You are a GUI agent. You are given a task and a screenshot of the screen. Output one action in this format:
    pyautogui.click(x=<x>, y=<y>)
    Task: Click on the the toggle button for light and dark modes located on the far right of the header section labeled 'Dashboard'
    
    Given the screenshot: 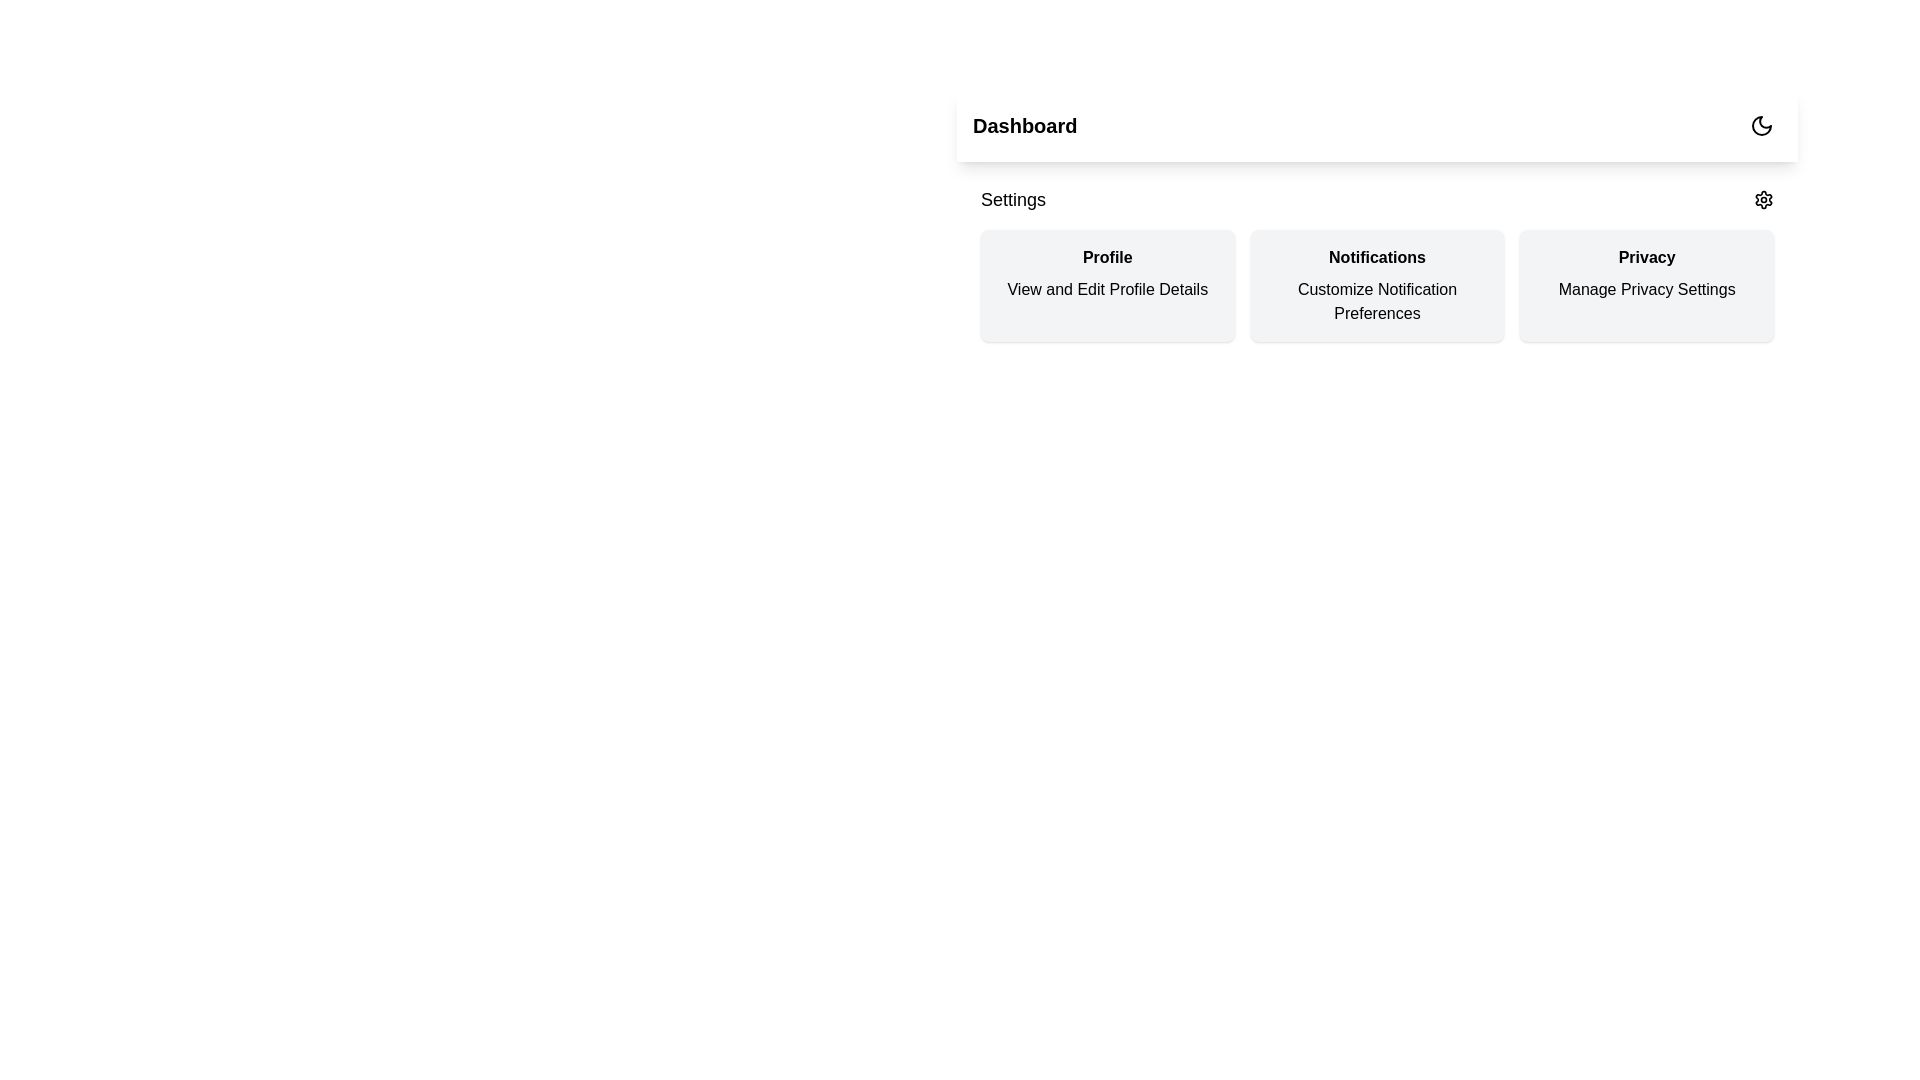 What is the action you would take?
    pyautogui.click(x=1761, y=126)
    